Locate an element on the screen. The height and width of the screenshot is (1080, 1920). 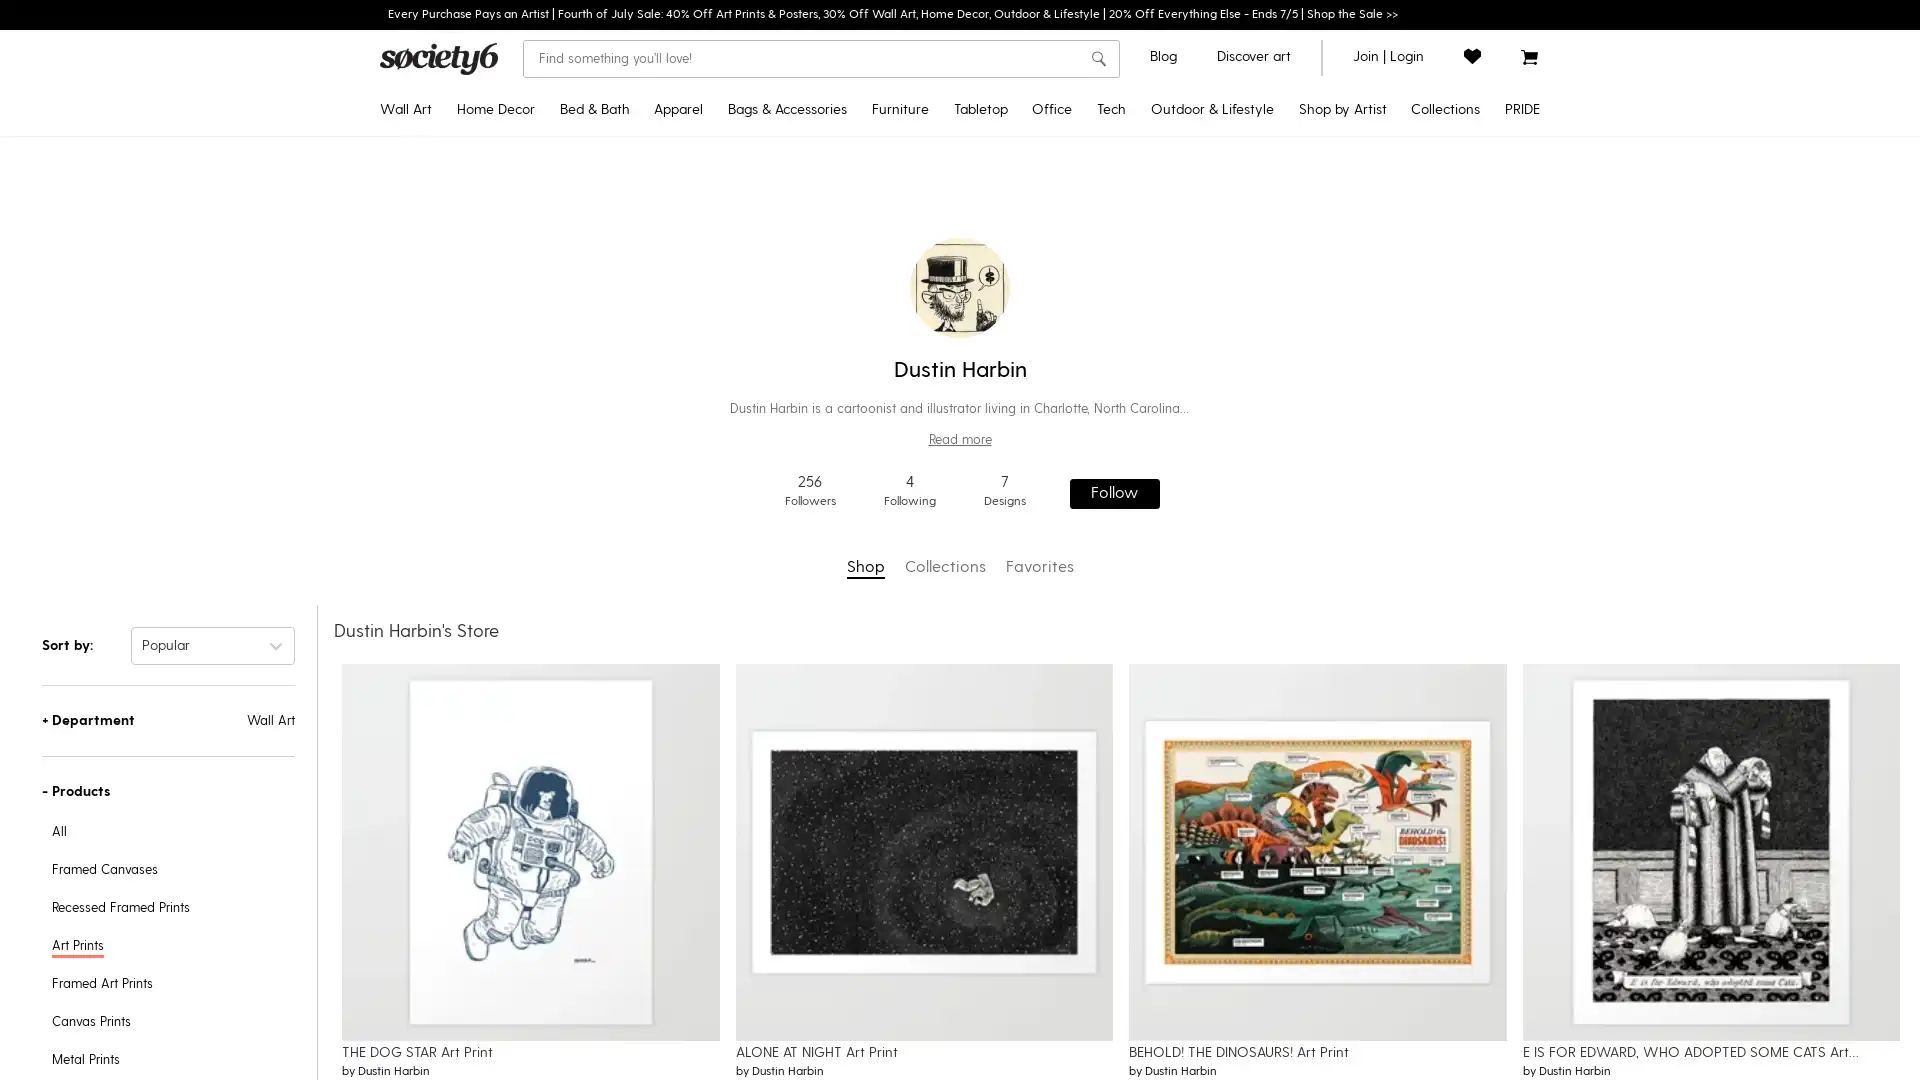
Laptop Sleeves is located at coordinates (1182, 416).